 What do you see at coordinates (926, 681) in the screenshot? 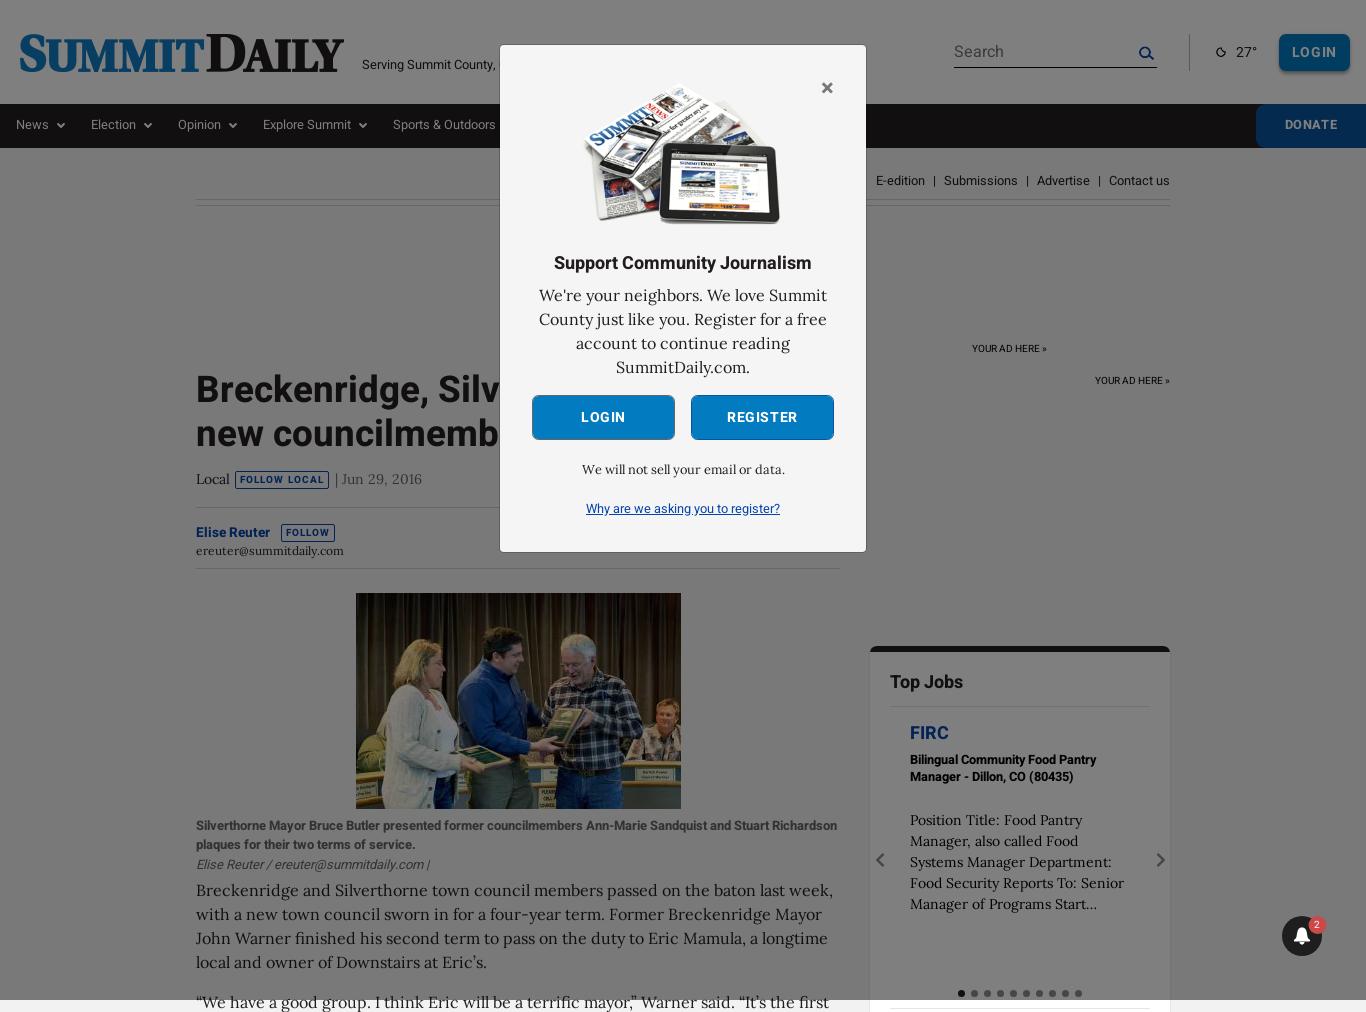
I see `'Top Jobs'` at bounding box center [926, 681].